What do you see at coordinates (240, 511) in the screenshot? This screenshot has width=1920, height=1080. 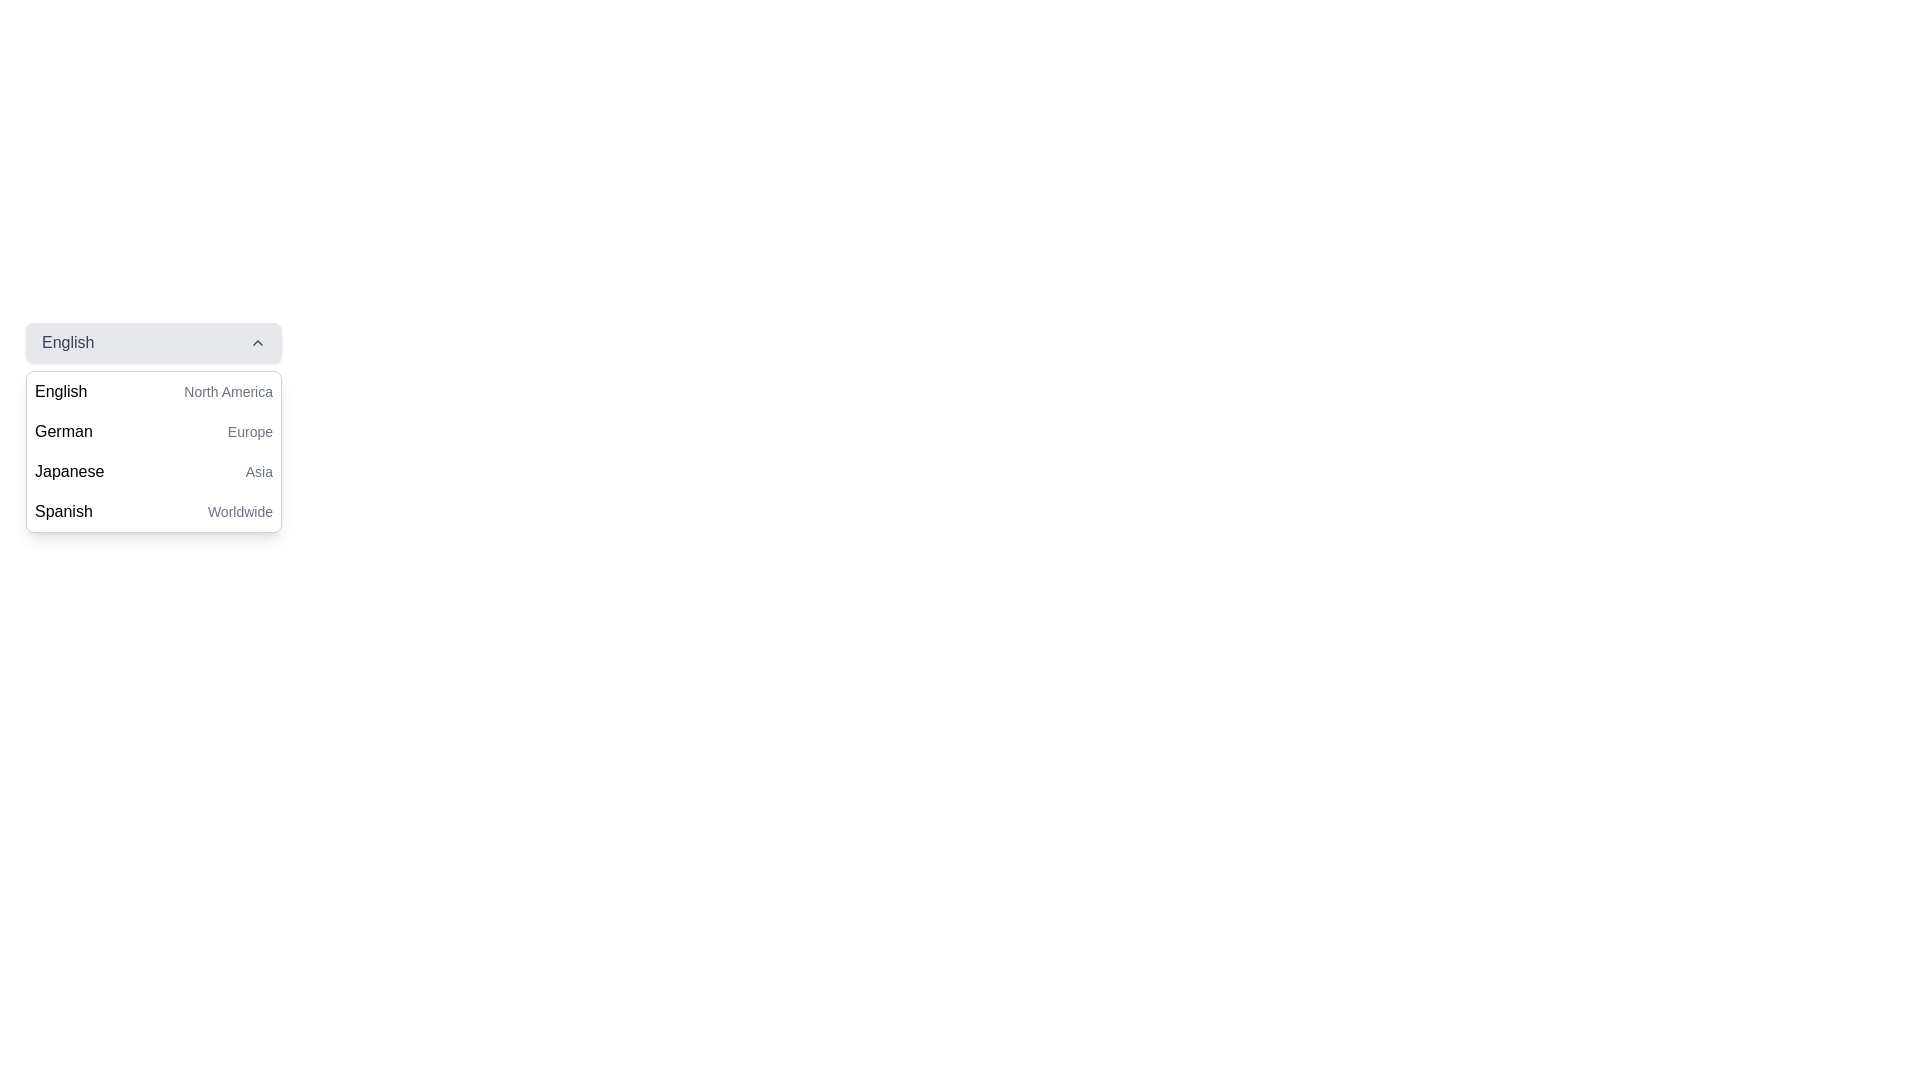 I see `the label text providing additional context for the 'Spanish' language option in the dropdown menu, located to the right of the 'Spanish' label` at bounding box center [240, 511].